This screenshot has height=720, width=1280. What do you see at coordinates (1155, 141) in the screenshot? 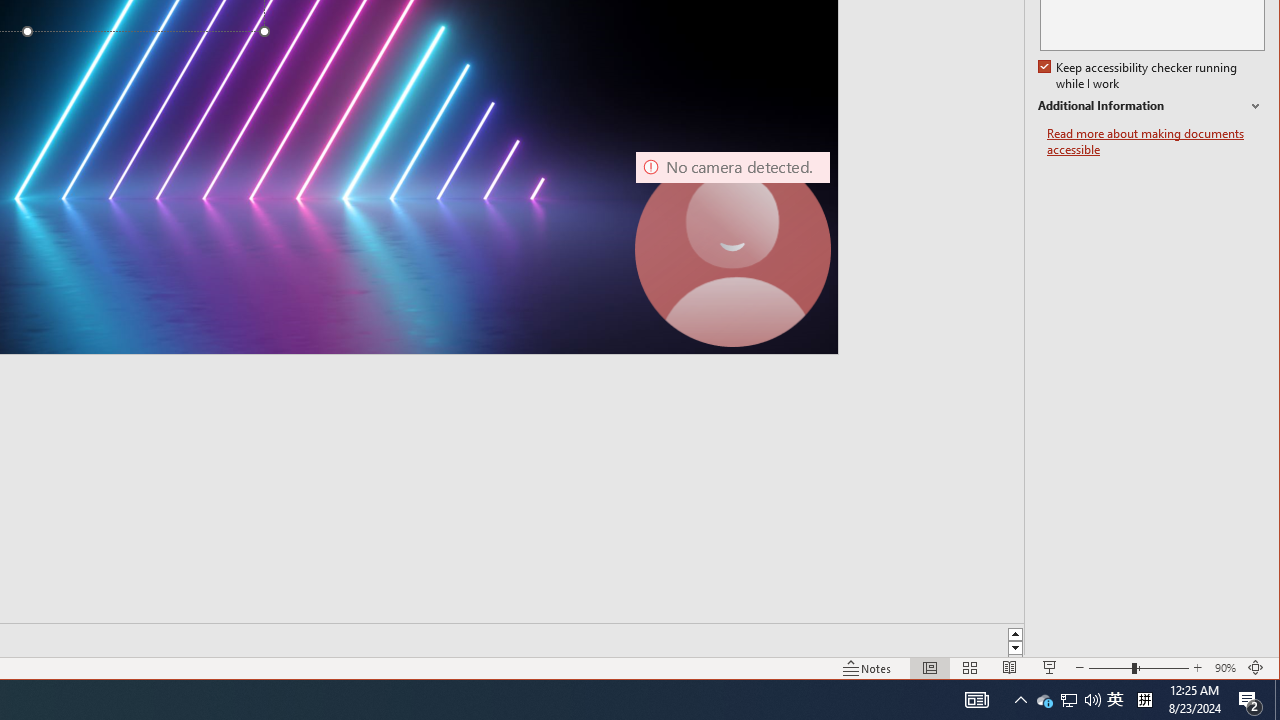
I see `'Read more about making documents accessible'` at bounding box center [1155, 141].